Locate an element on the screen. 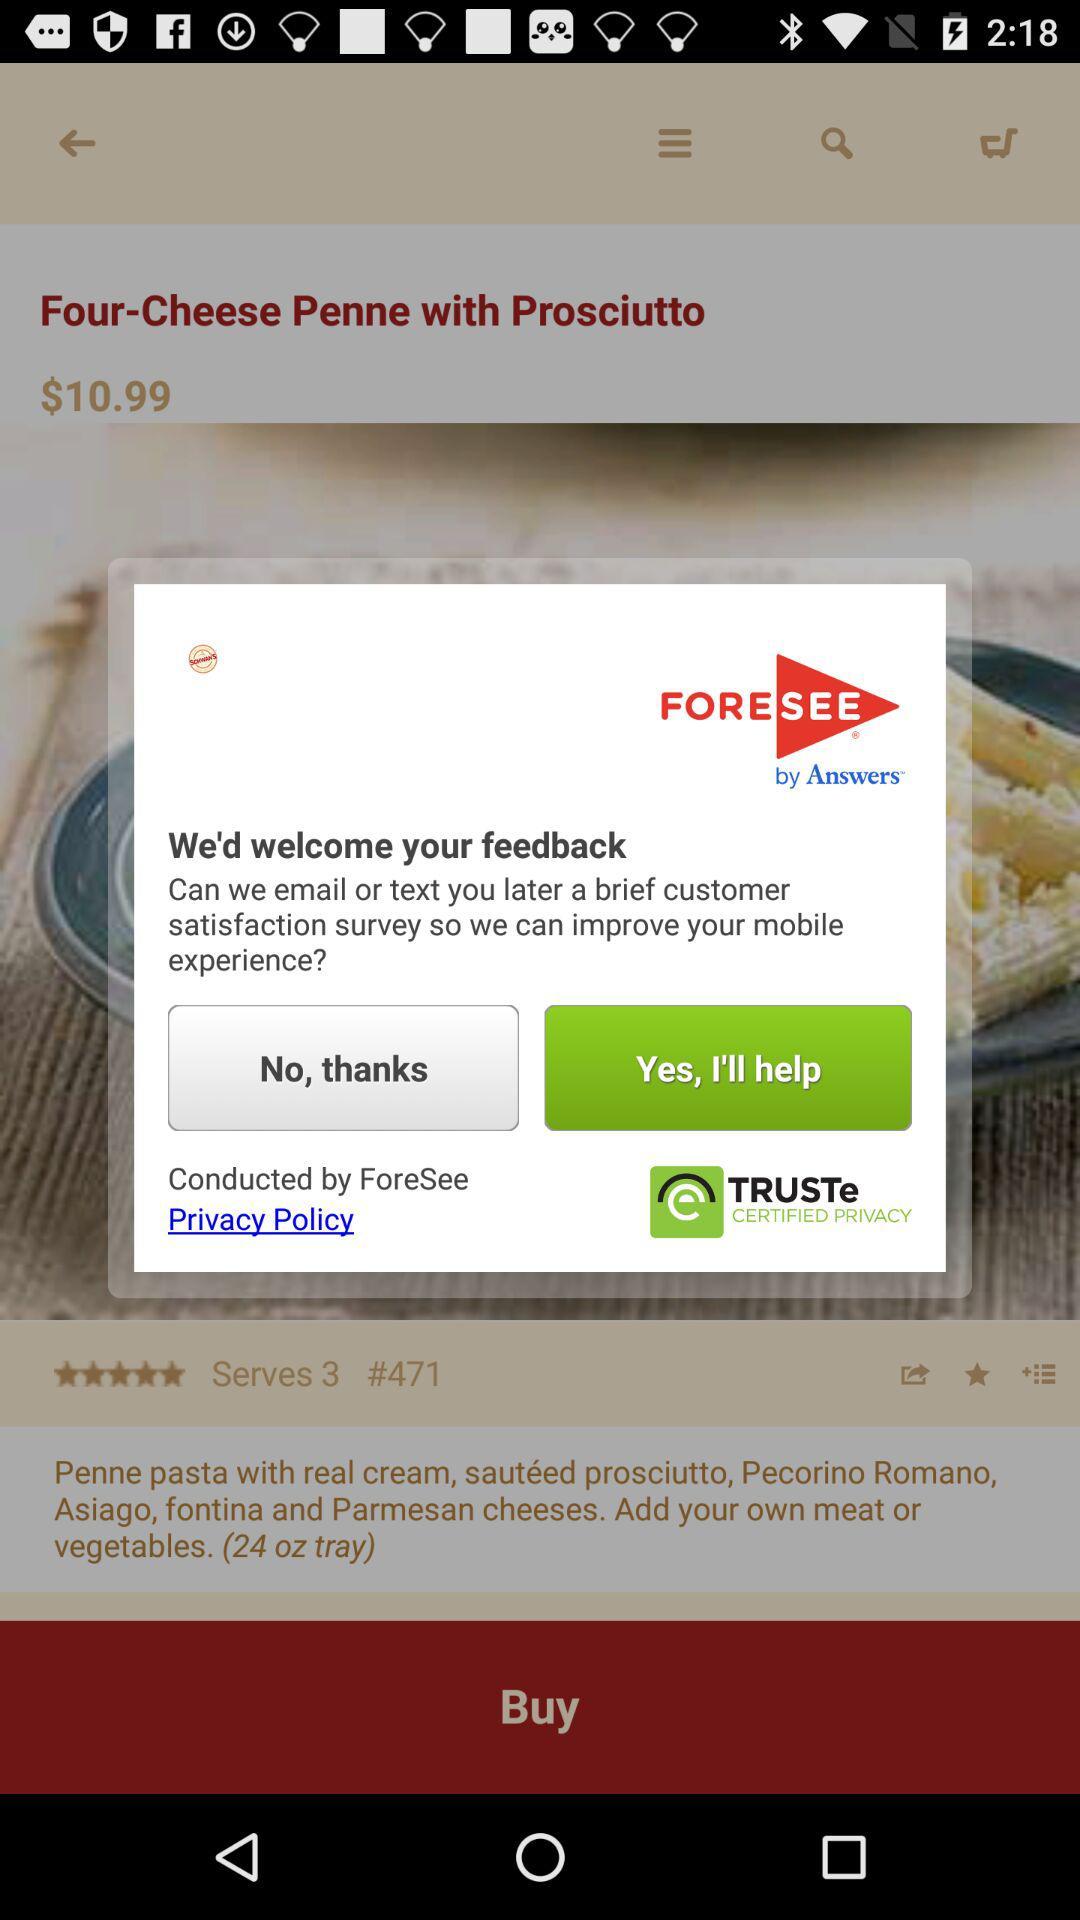  the privacy policy icon is located at coordinates (260, 1217).